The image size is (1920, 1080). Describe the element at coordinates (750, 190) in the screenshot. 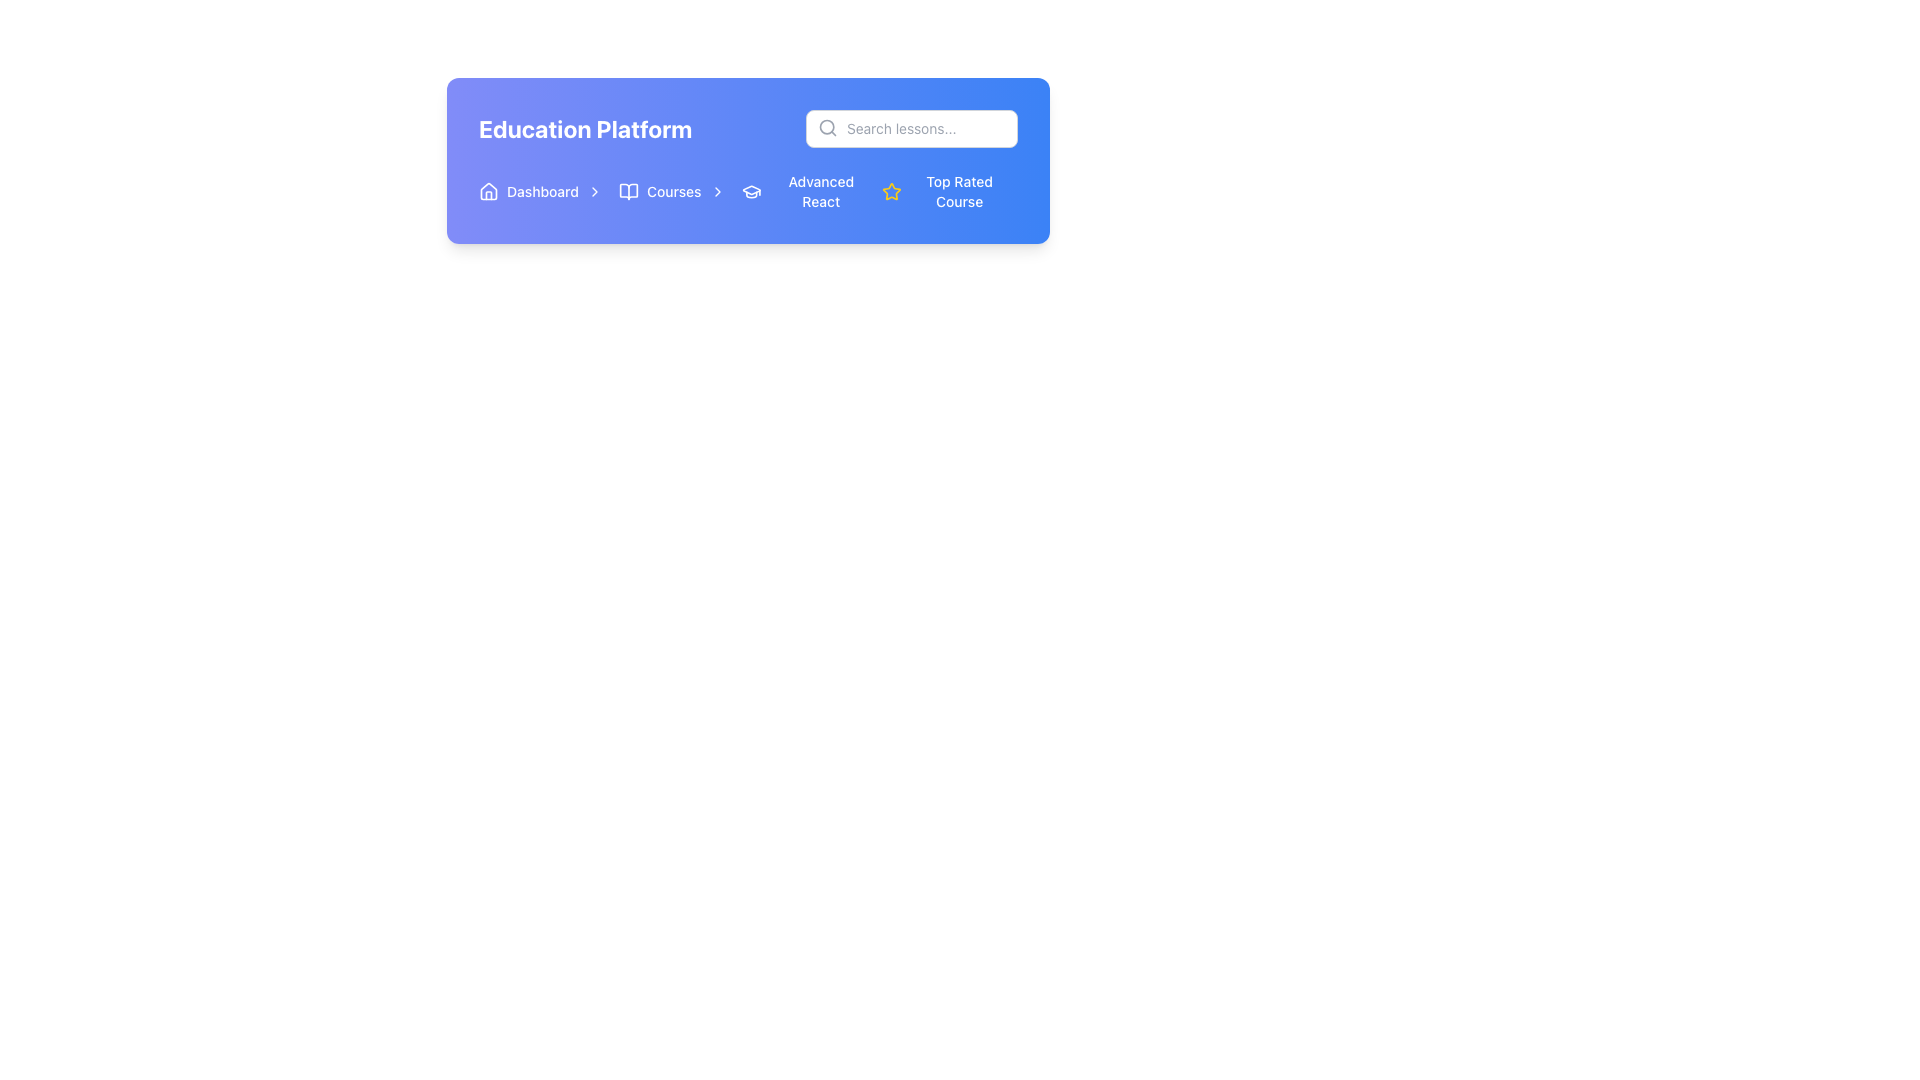

I see `the graduation cap icon in the top navigation bar, which has a blue background and is located to the left of the 'Education Platform' text` at that location.